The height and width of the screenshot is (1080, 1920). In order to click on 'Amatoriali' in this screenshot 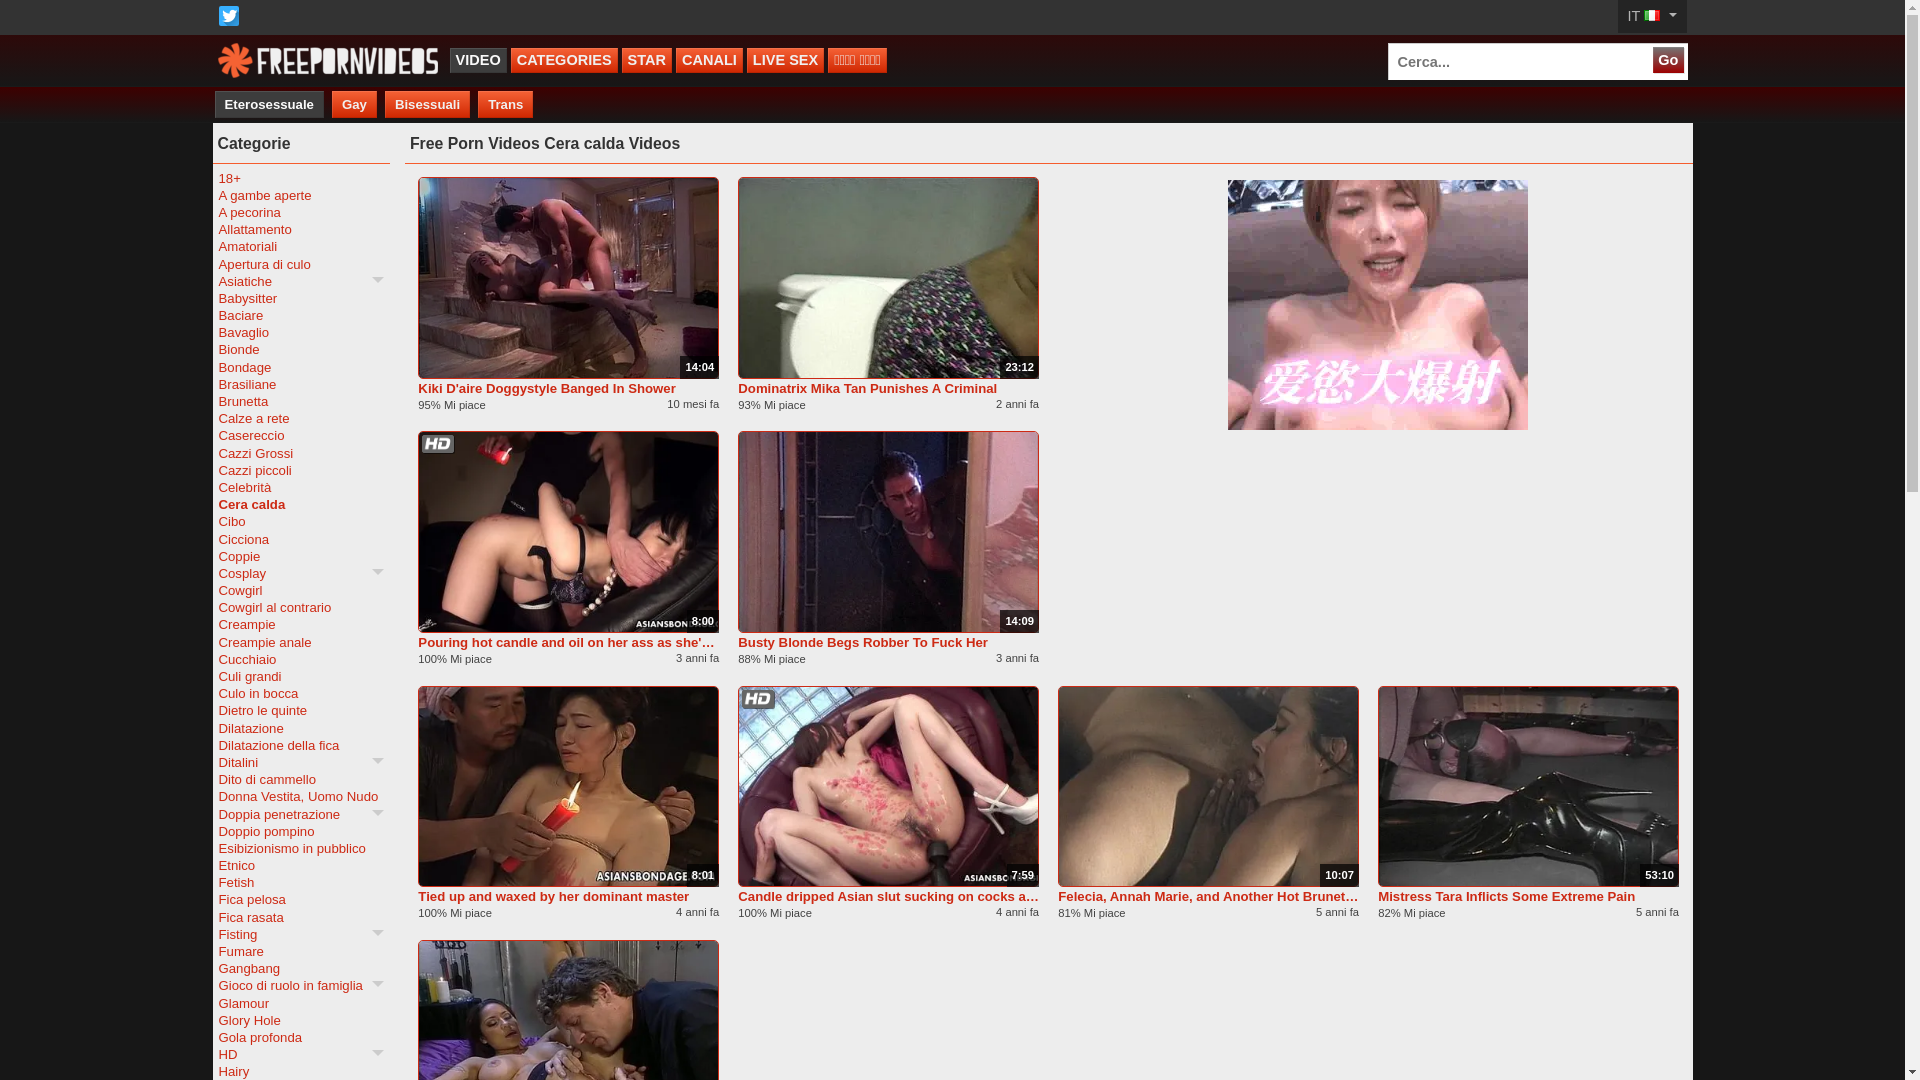, I will do `click(217, 245)`.